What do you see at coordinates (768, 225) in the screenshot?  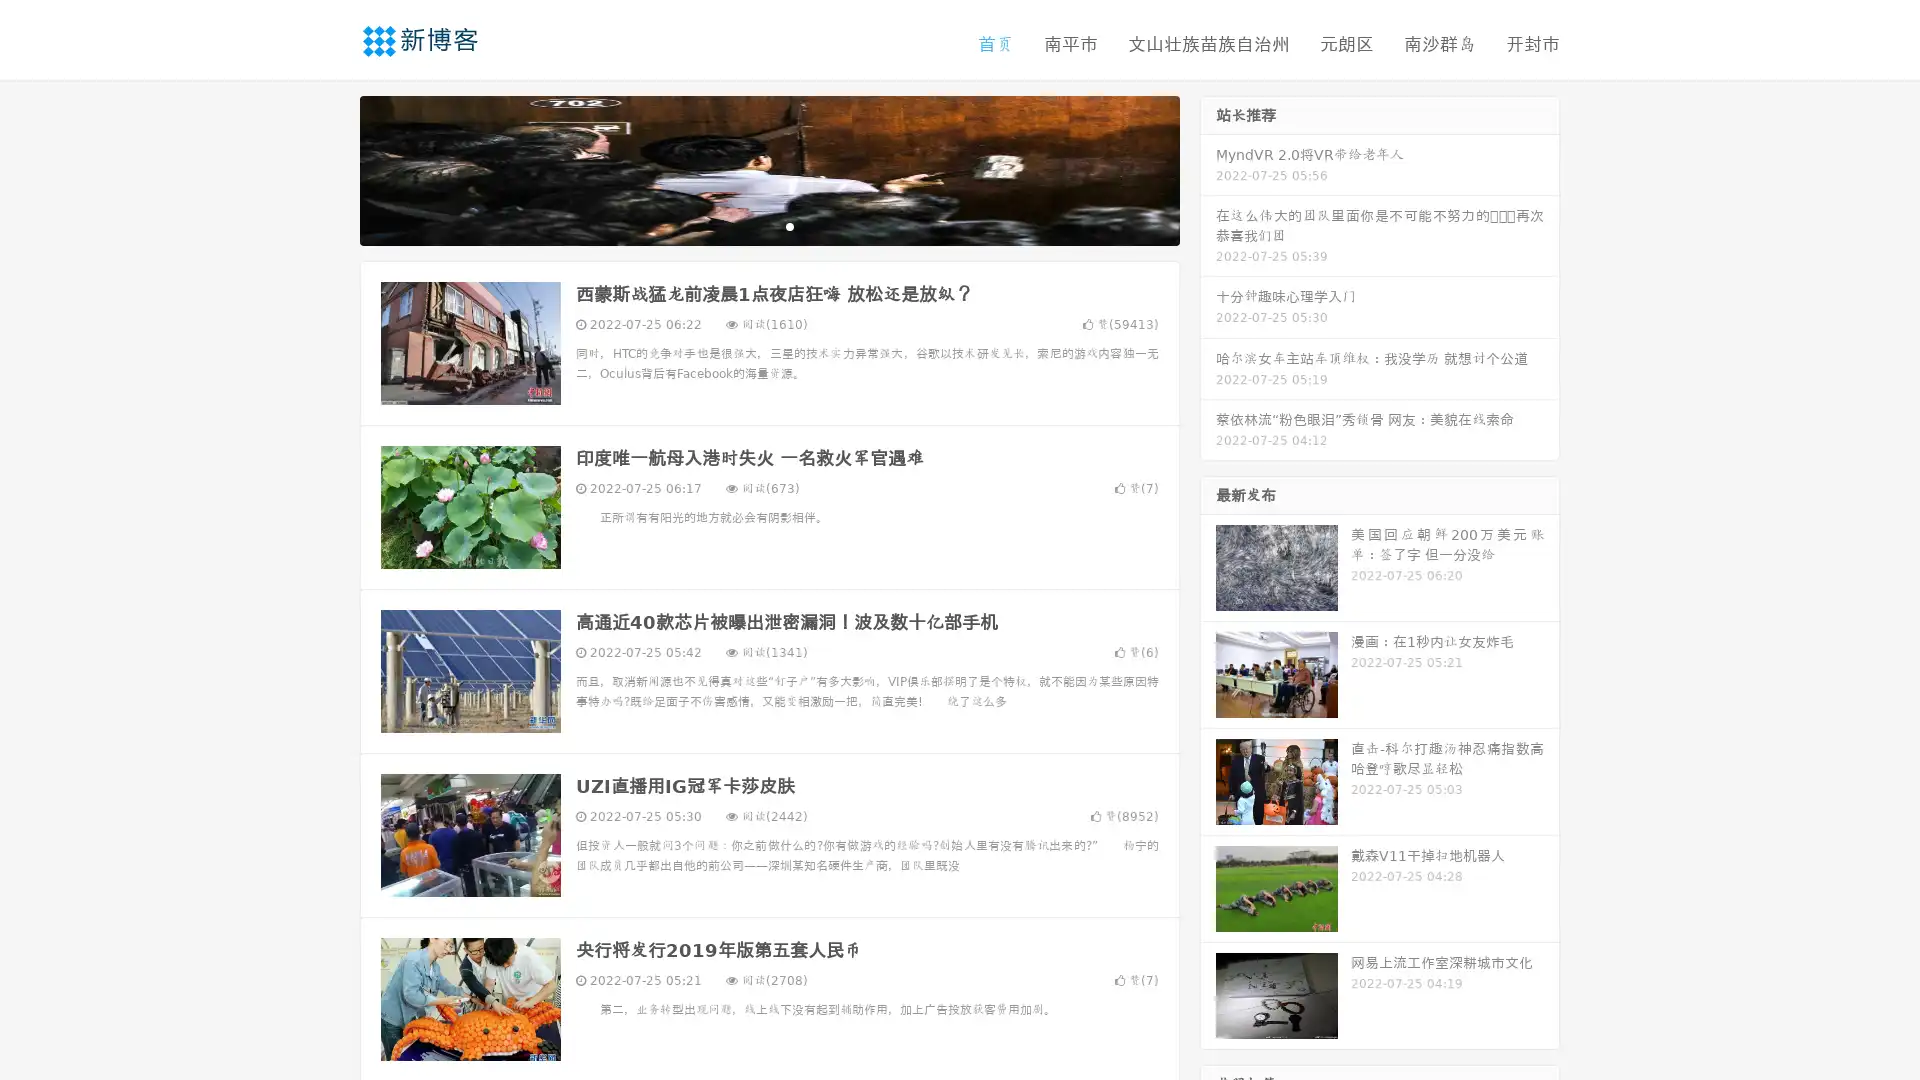 I see `Go to slide 2` at bounding box center [768, 225].